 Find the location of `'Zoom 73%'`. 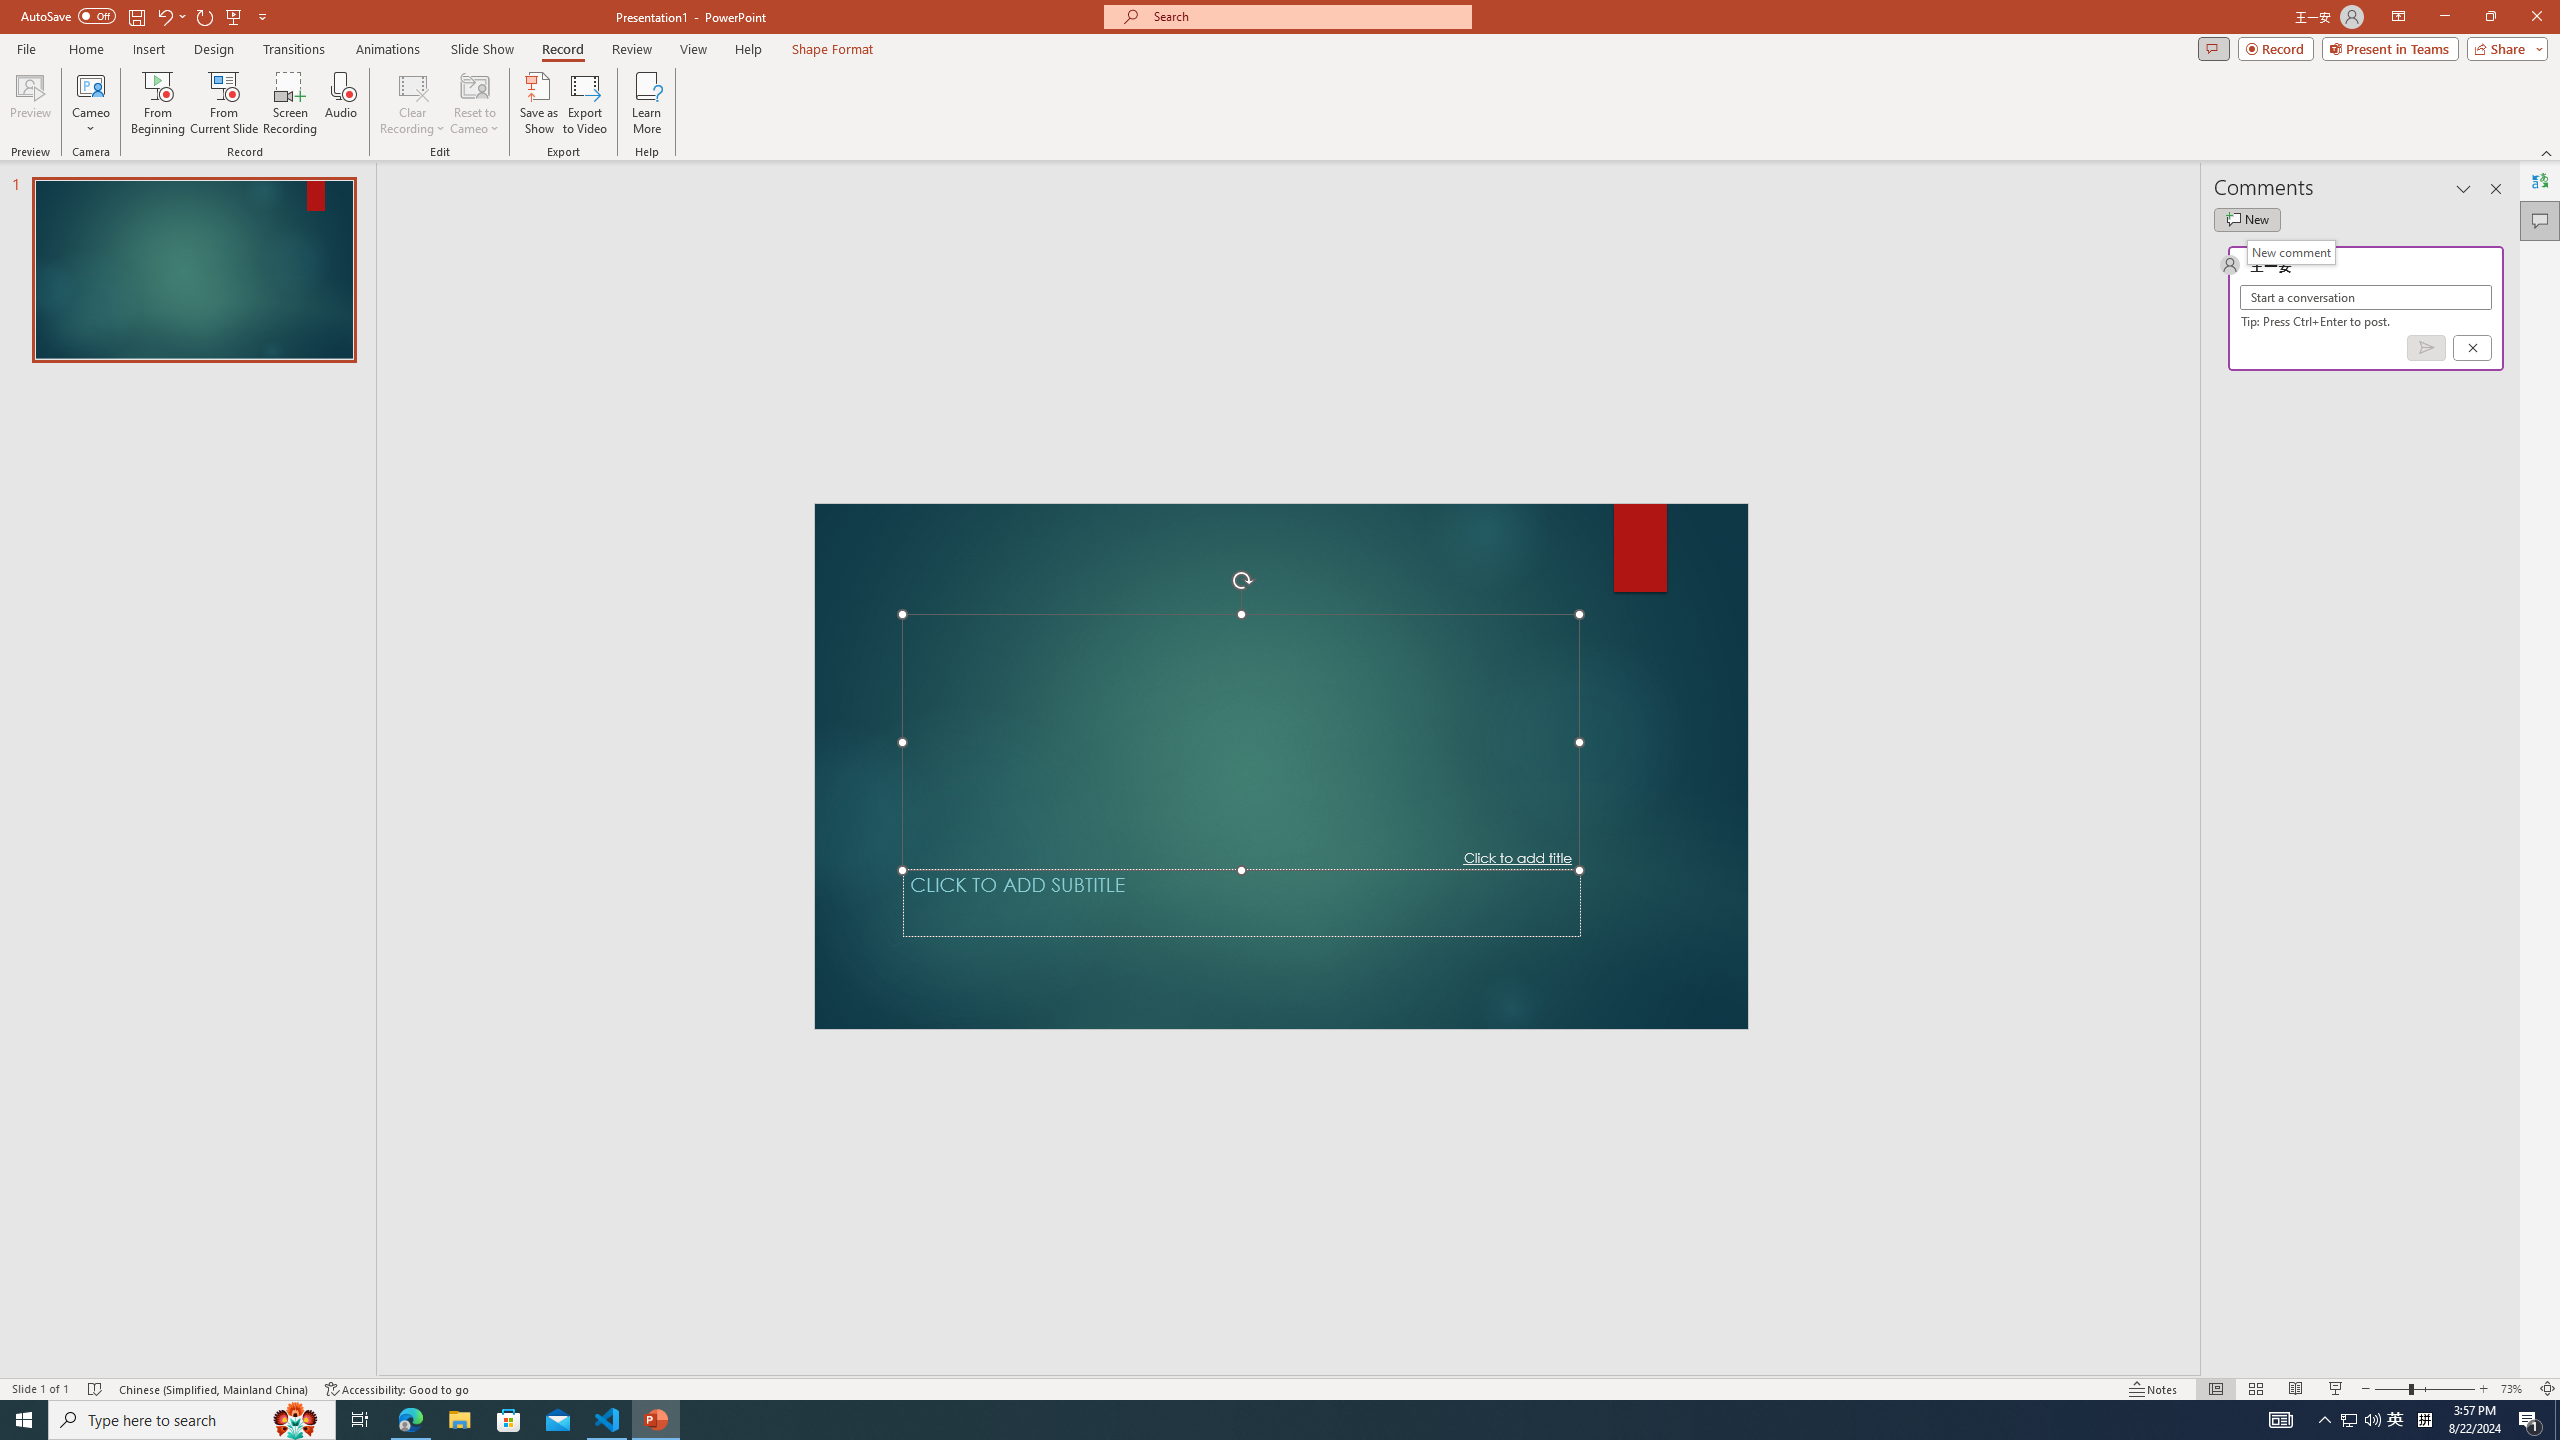

'Zoom 73%' is located at coordinates (2515, 1389).